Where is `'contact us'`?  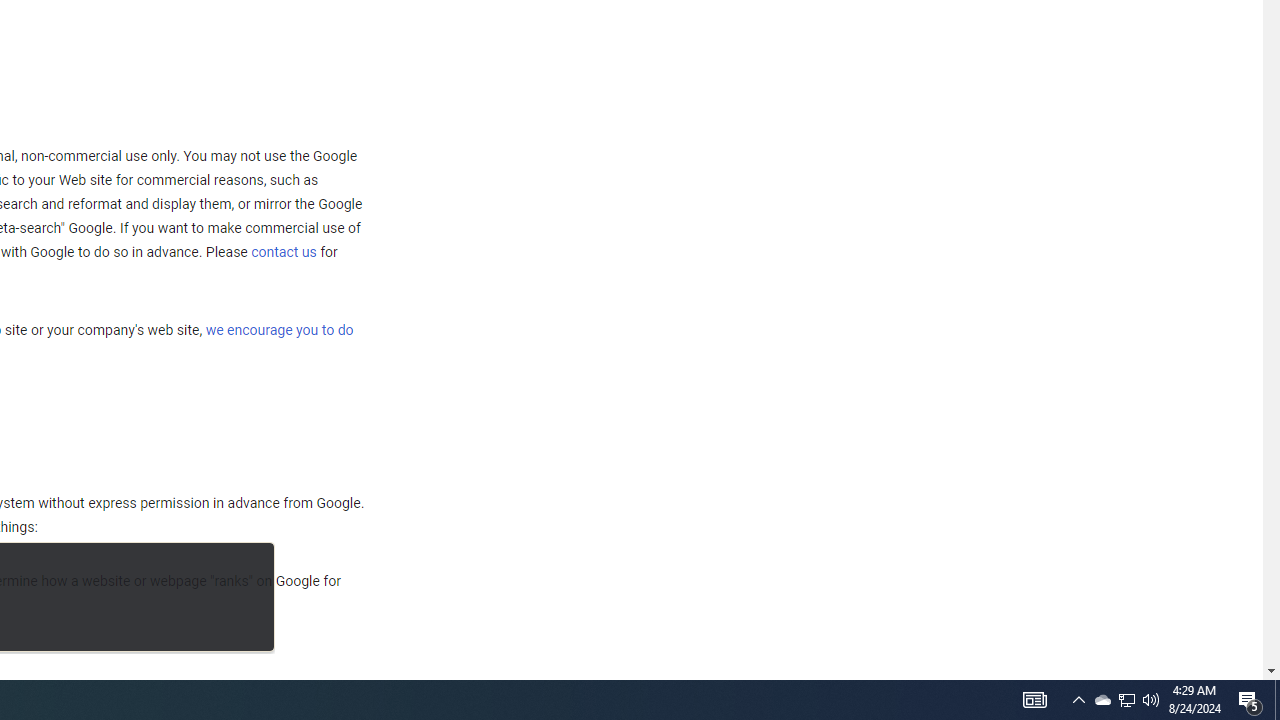 'contact us' is located at coordinates (283, 250).